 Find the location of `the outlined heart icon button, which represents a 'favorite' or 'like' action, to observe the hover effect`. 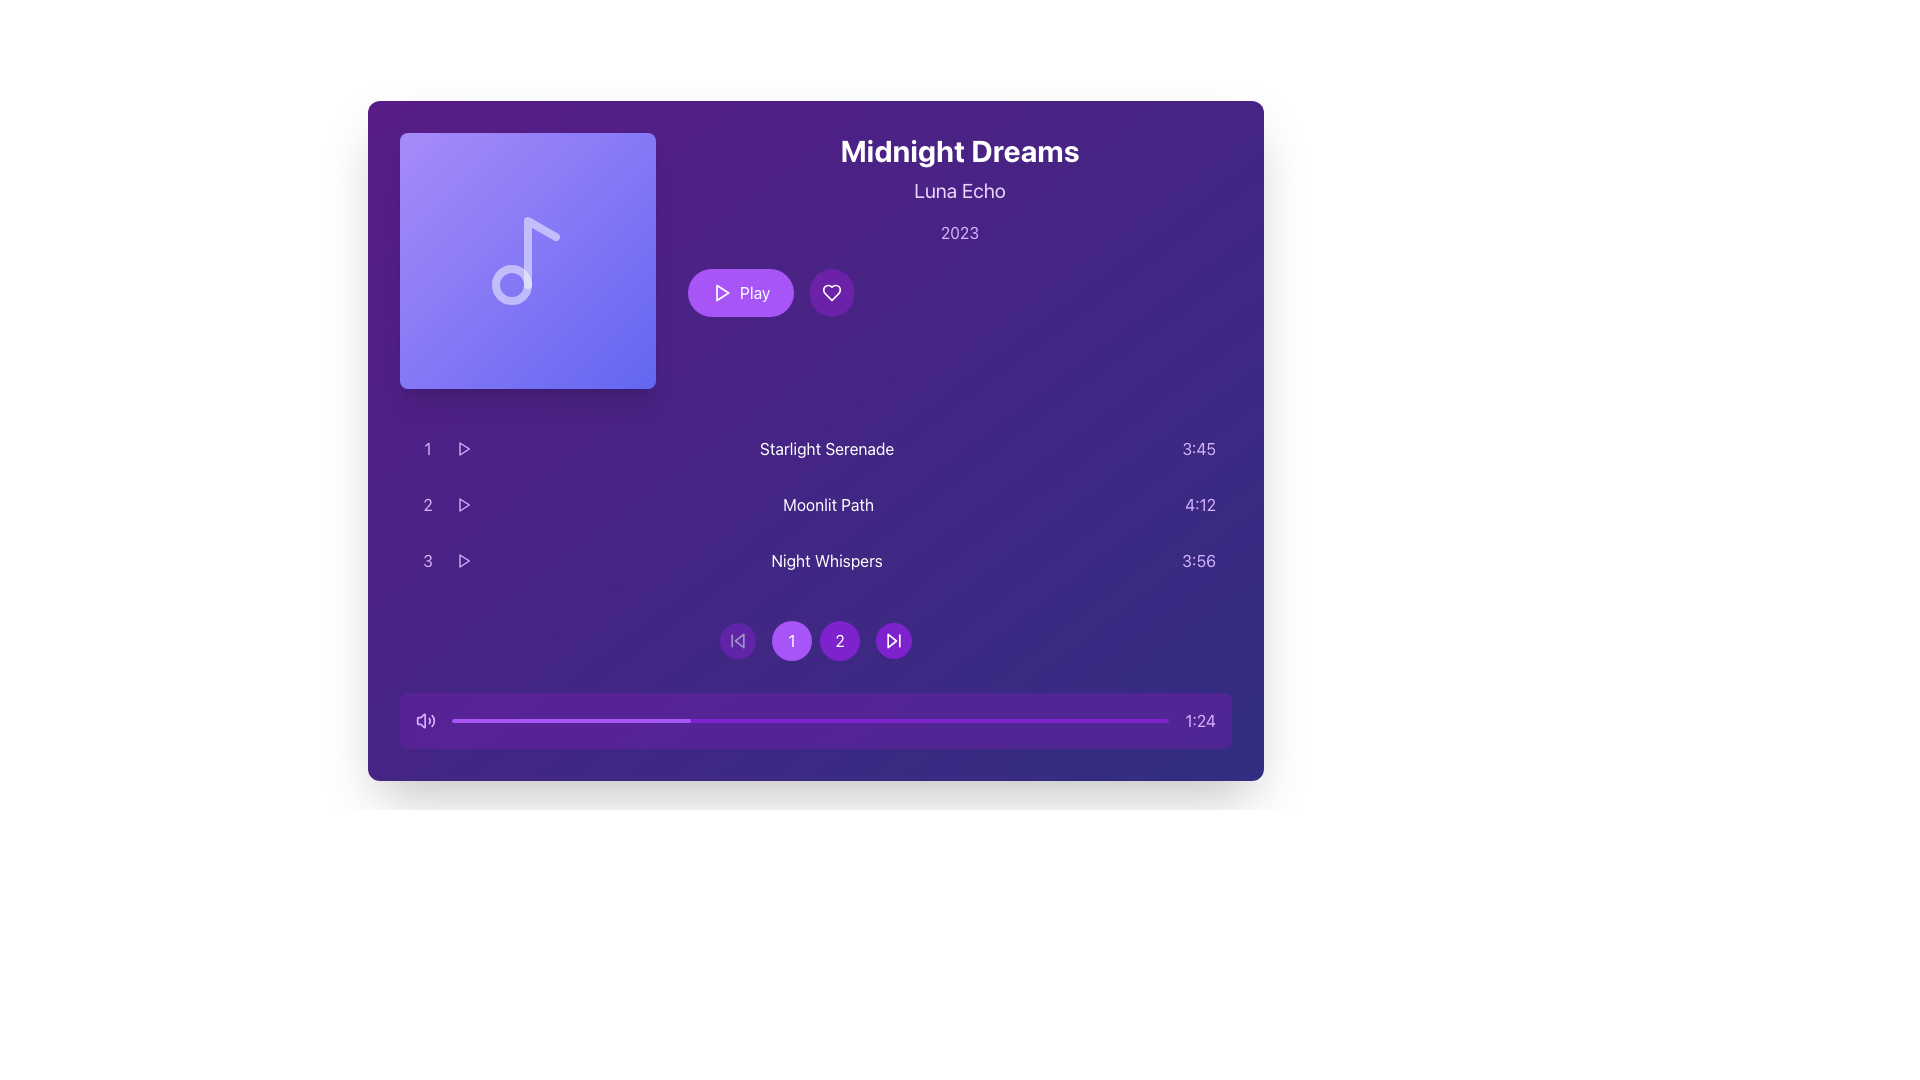

the outlined heart icon button, which represents a 'favorite' or 'like' action, to observe the hover effect is located at coordinates (832, 293).